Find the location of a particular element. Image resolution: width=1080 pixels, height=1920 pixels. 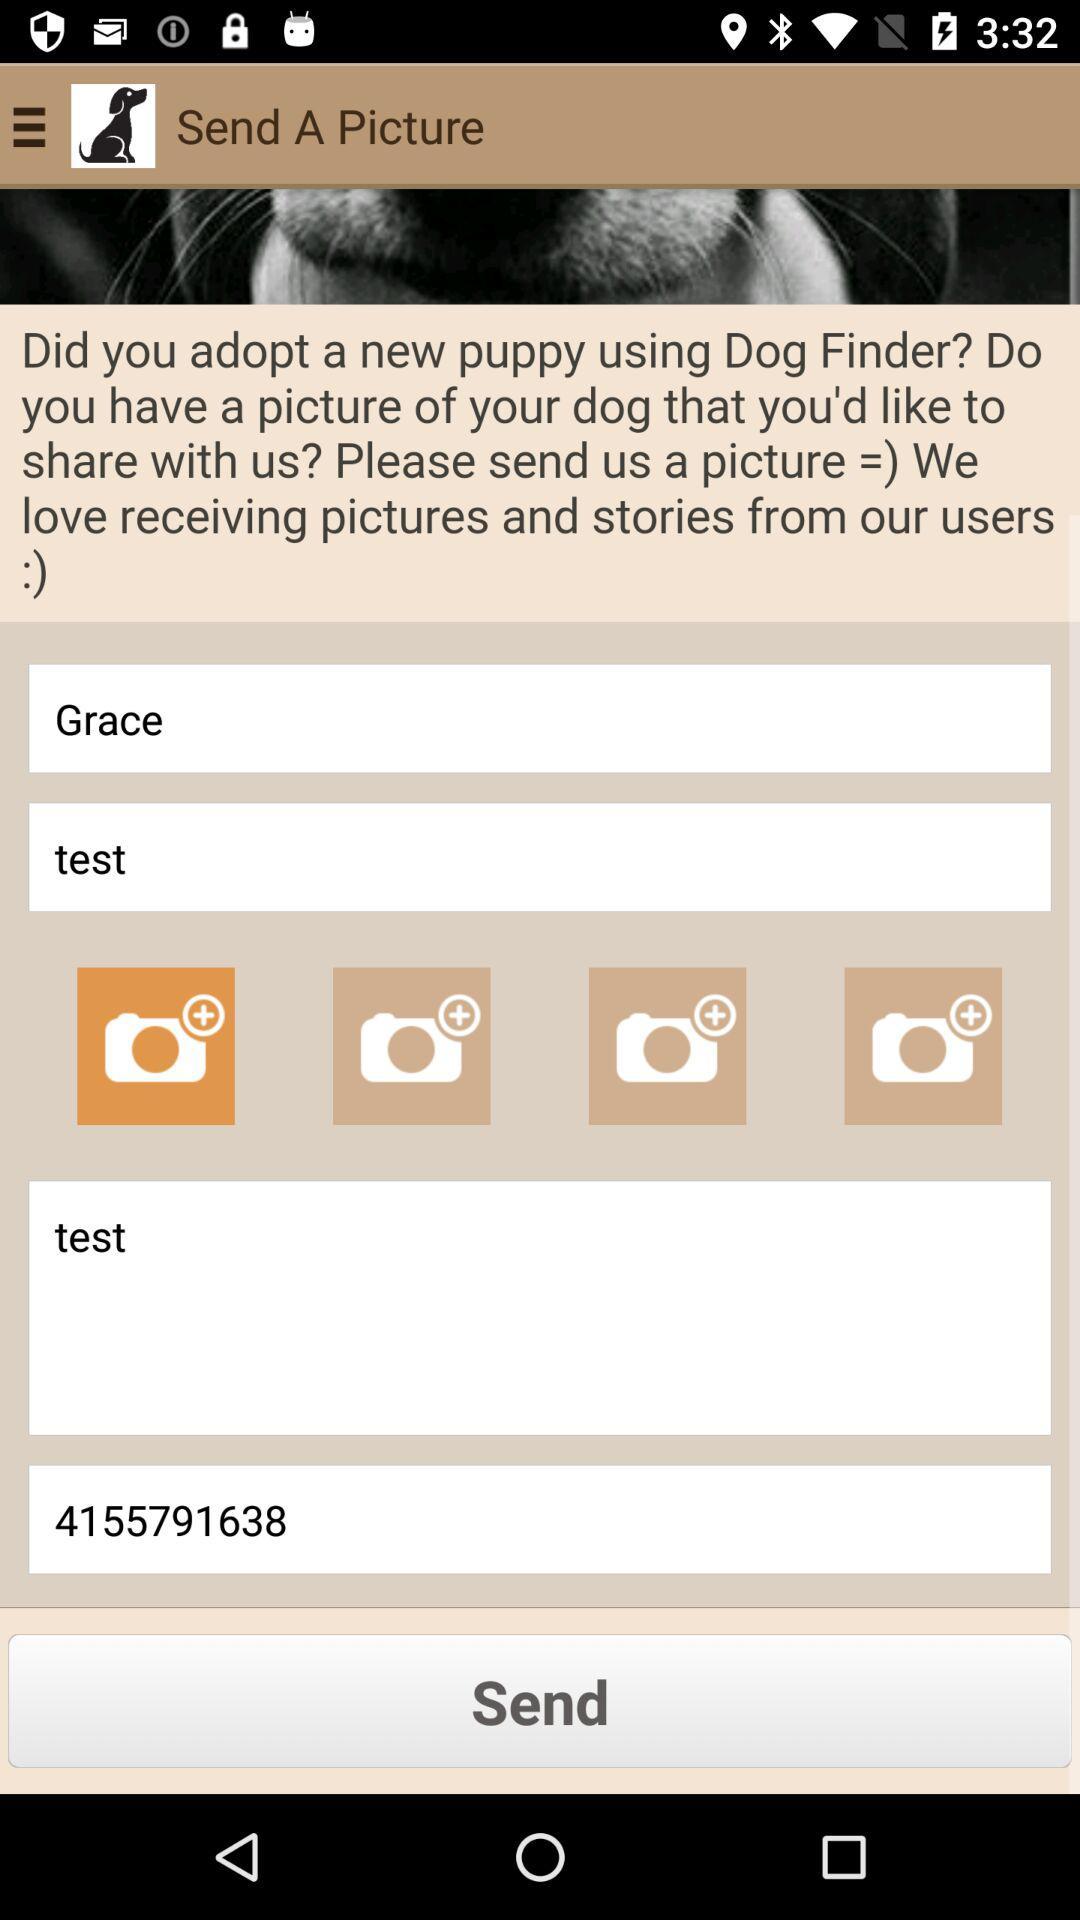

the menu icon shown at the top left corner of the page is located at coordinates (37, 124).